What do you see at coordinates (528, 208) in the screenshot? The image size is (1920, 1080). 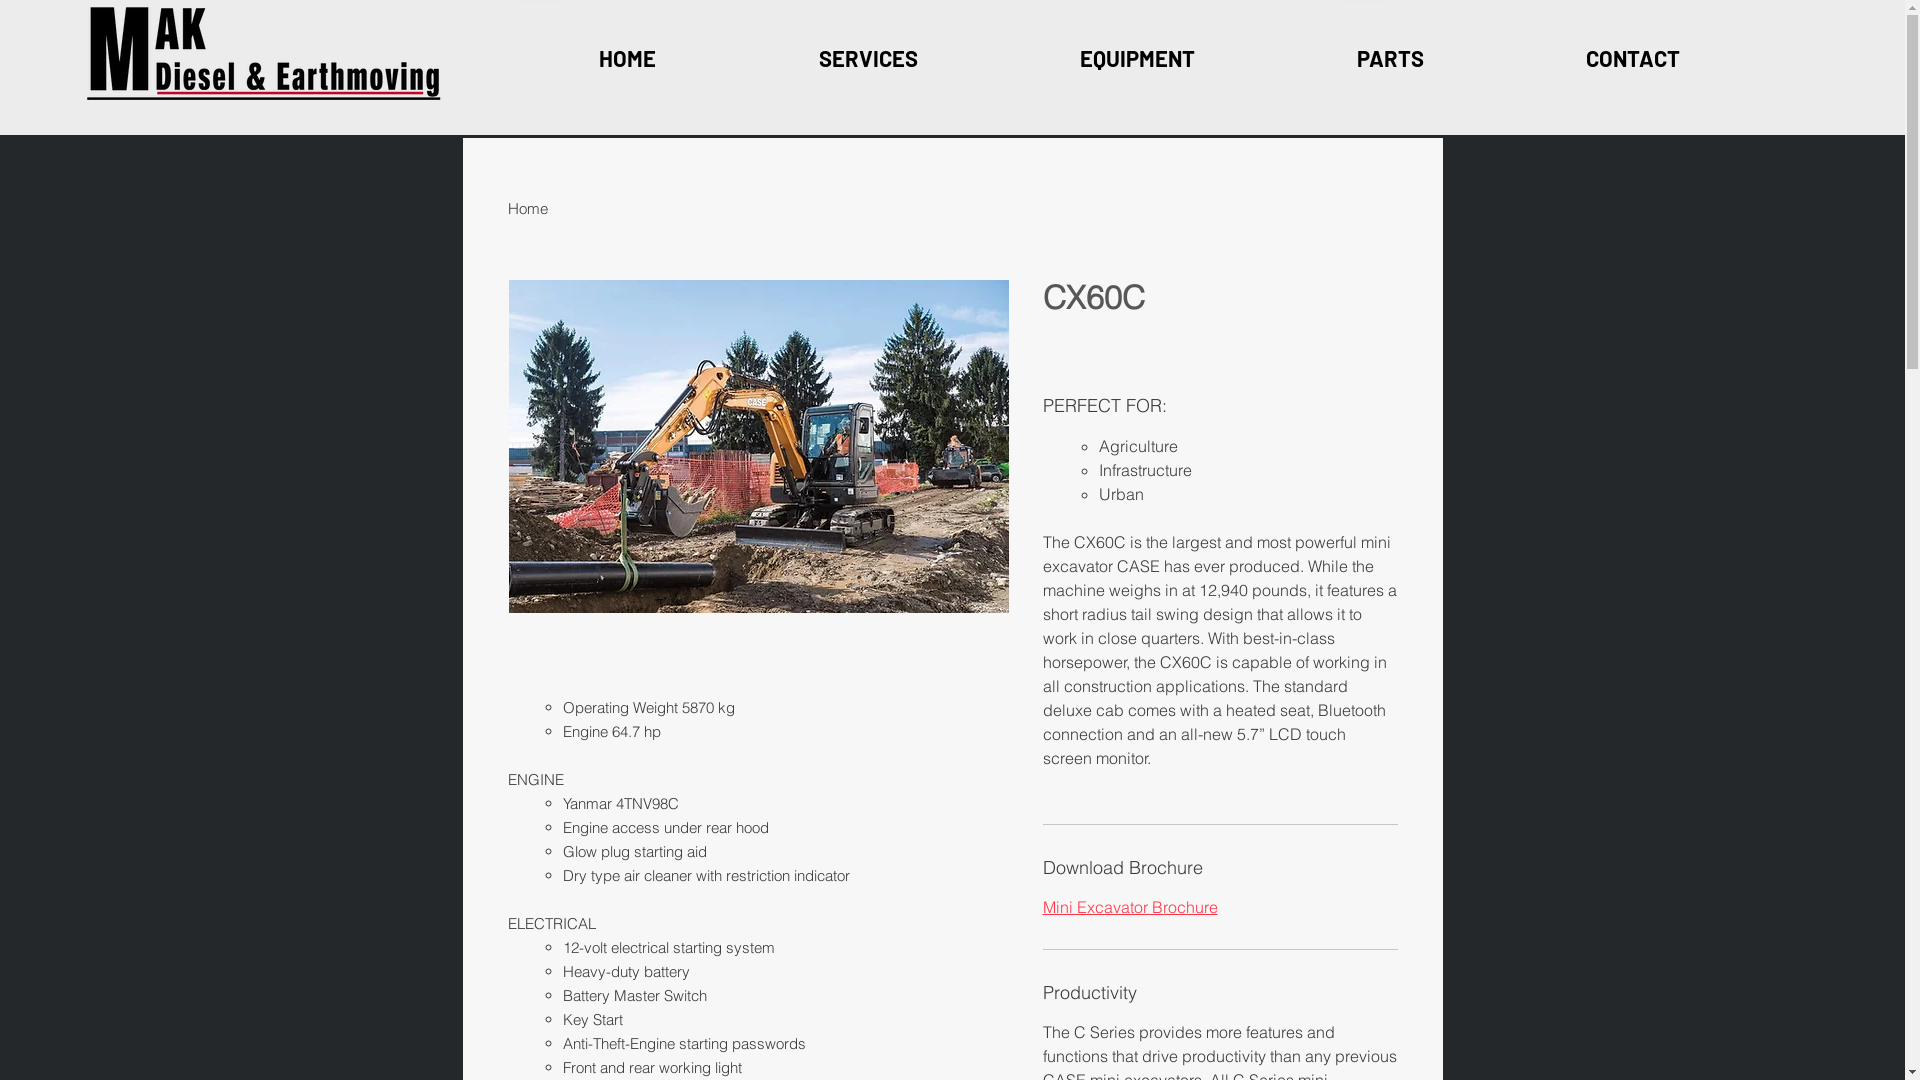 I see `'Home'` at bounding box center [528, 208].